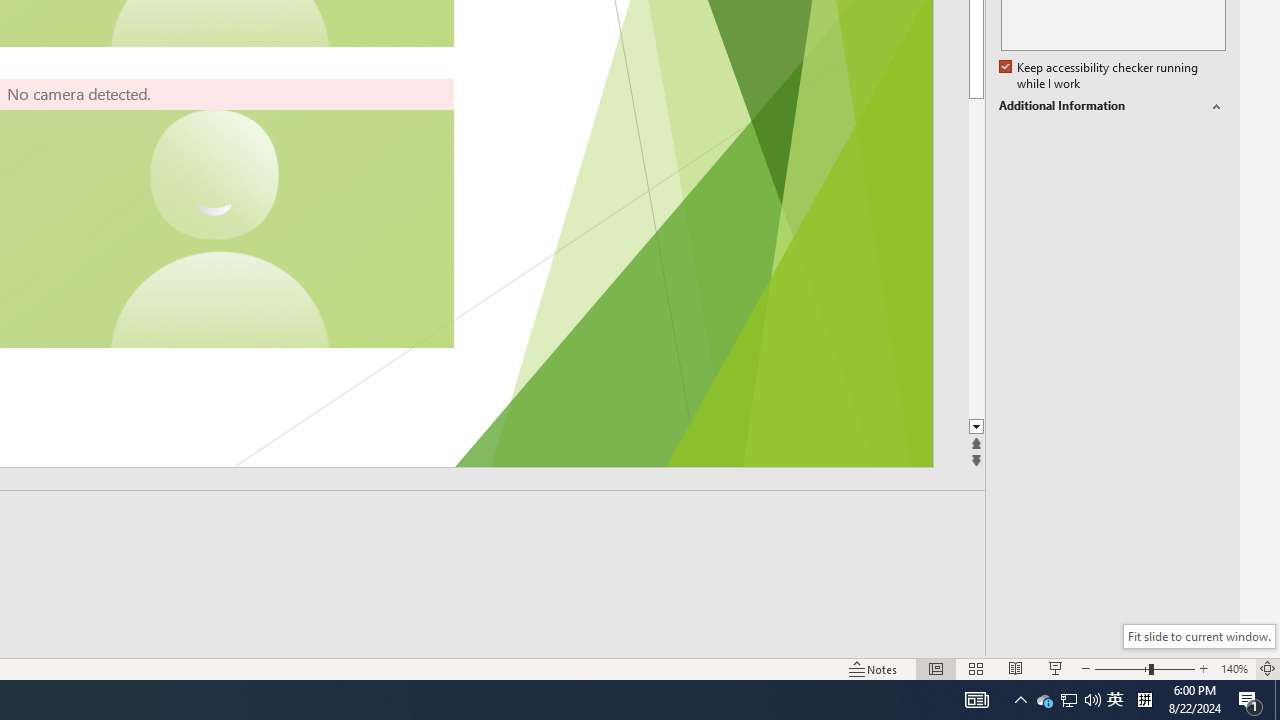 The width and height of the screenshot is (1280, 720). Describe the element at coordinates (1233, 669) in the screenshot. I see `'Zoom 140%'` at that location.